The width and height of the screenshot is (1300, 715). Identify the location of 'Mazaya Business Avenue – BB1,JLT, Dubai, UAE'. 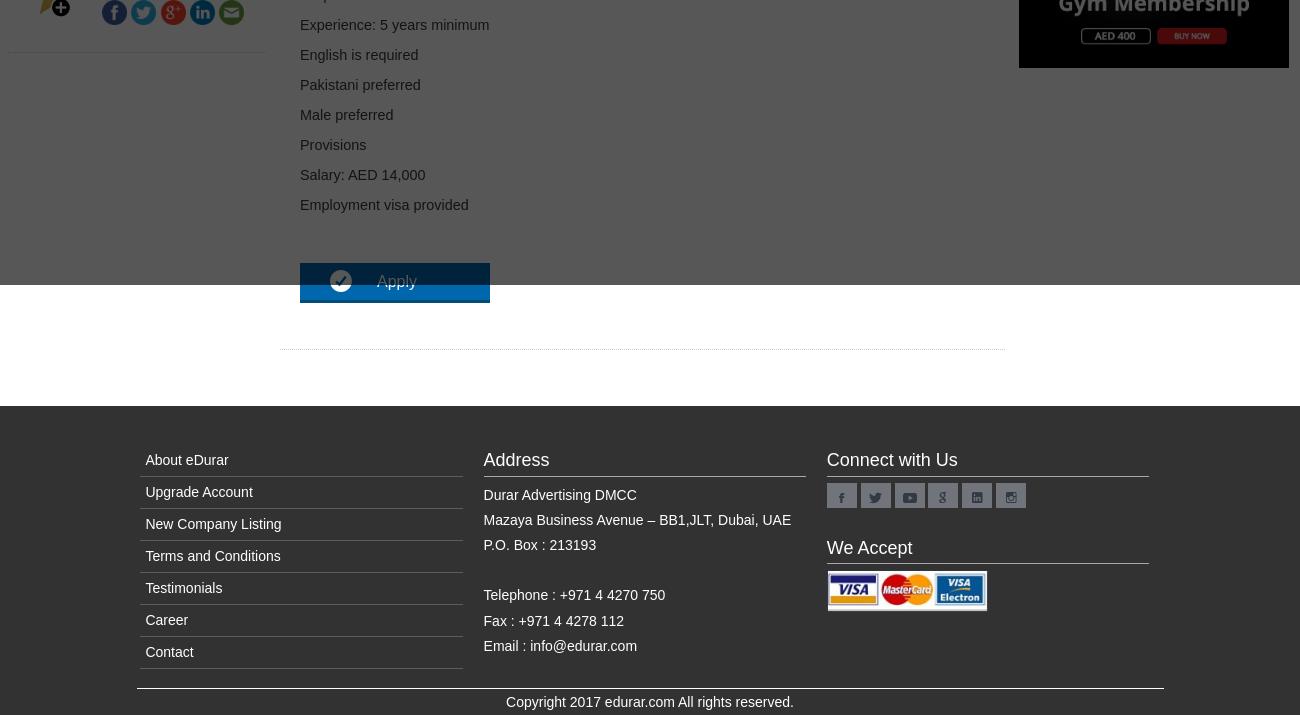
(637, 519).